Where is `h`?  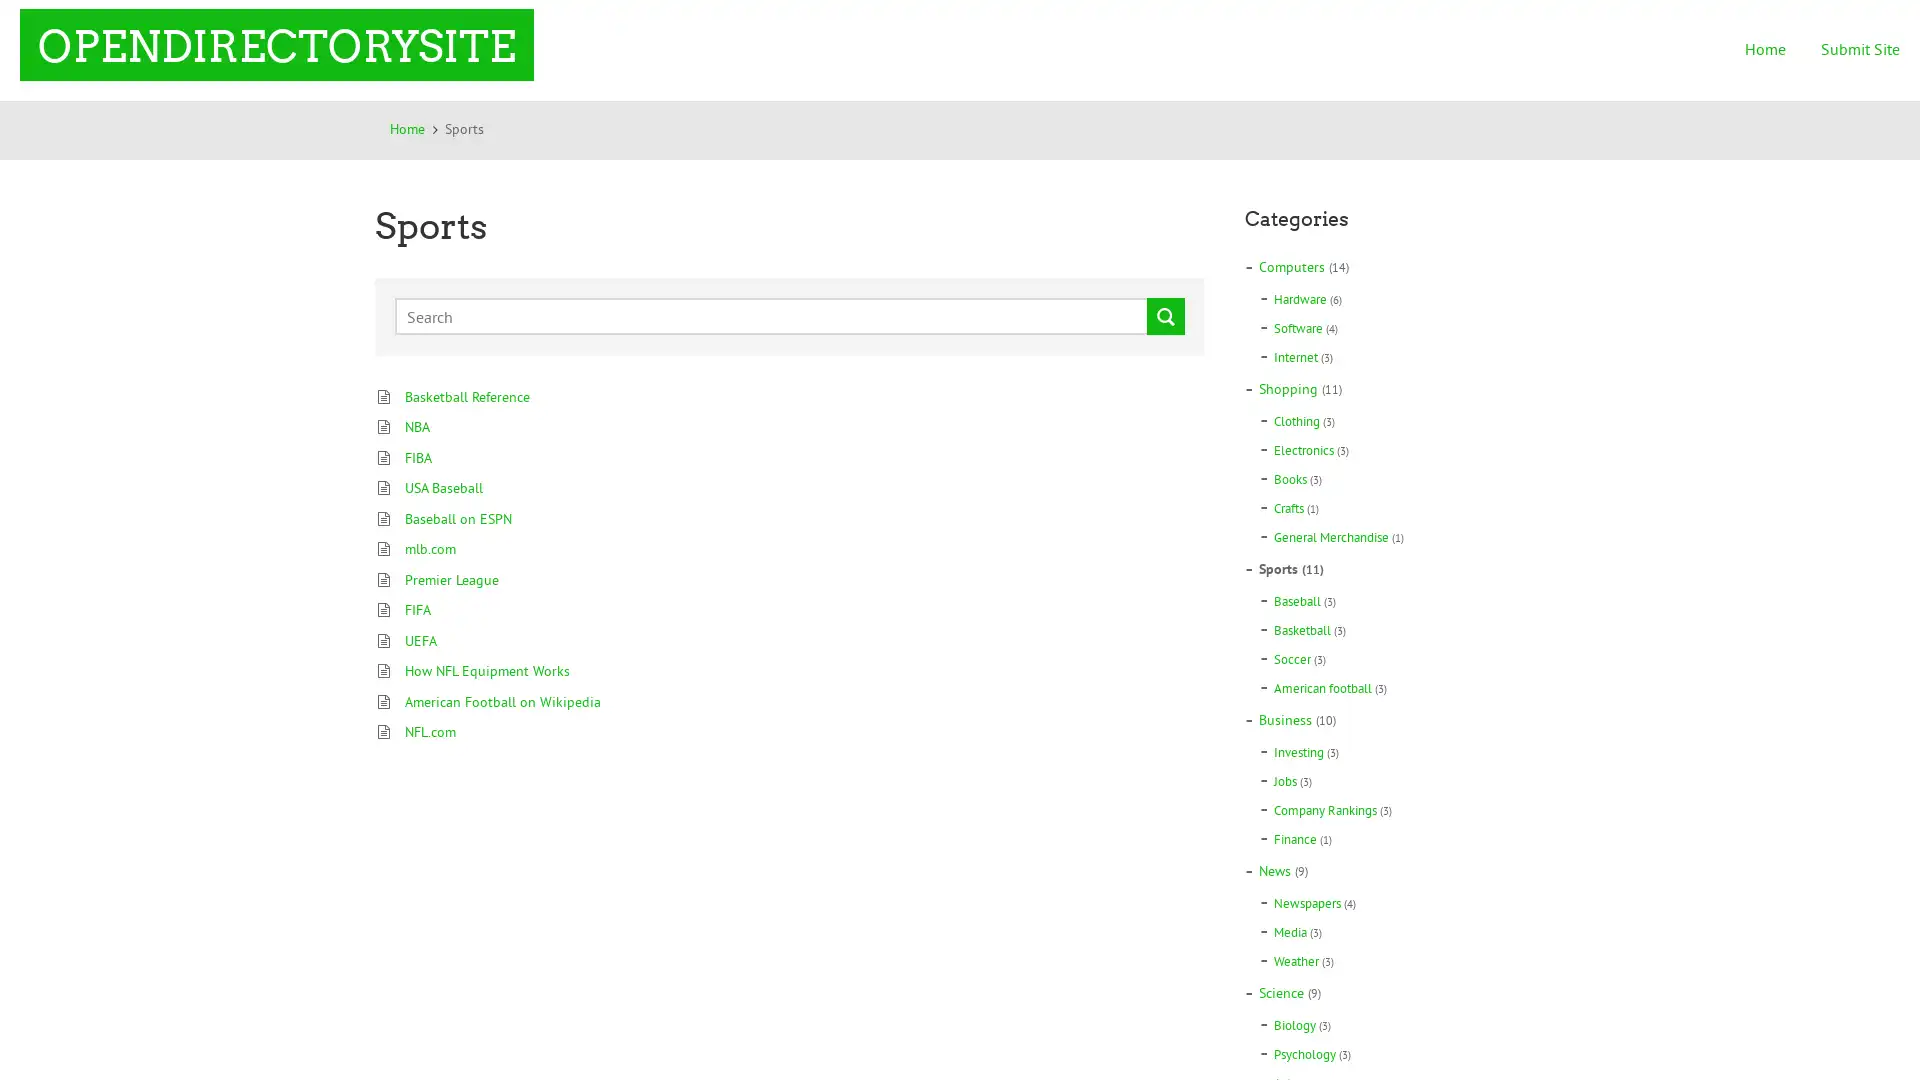
h is located at coordinates (1166, 315).